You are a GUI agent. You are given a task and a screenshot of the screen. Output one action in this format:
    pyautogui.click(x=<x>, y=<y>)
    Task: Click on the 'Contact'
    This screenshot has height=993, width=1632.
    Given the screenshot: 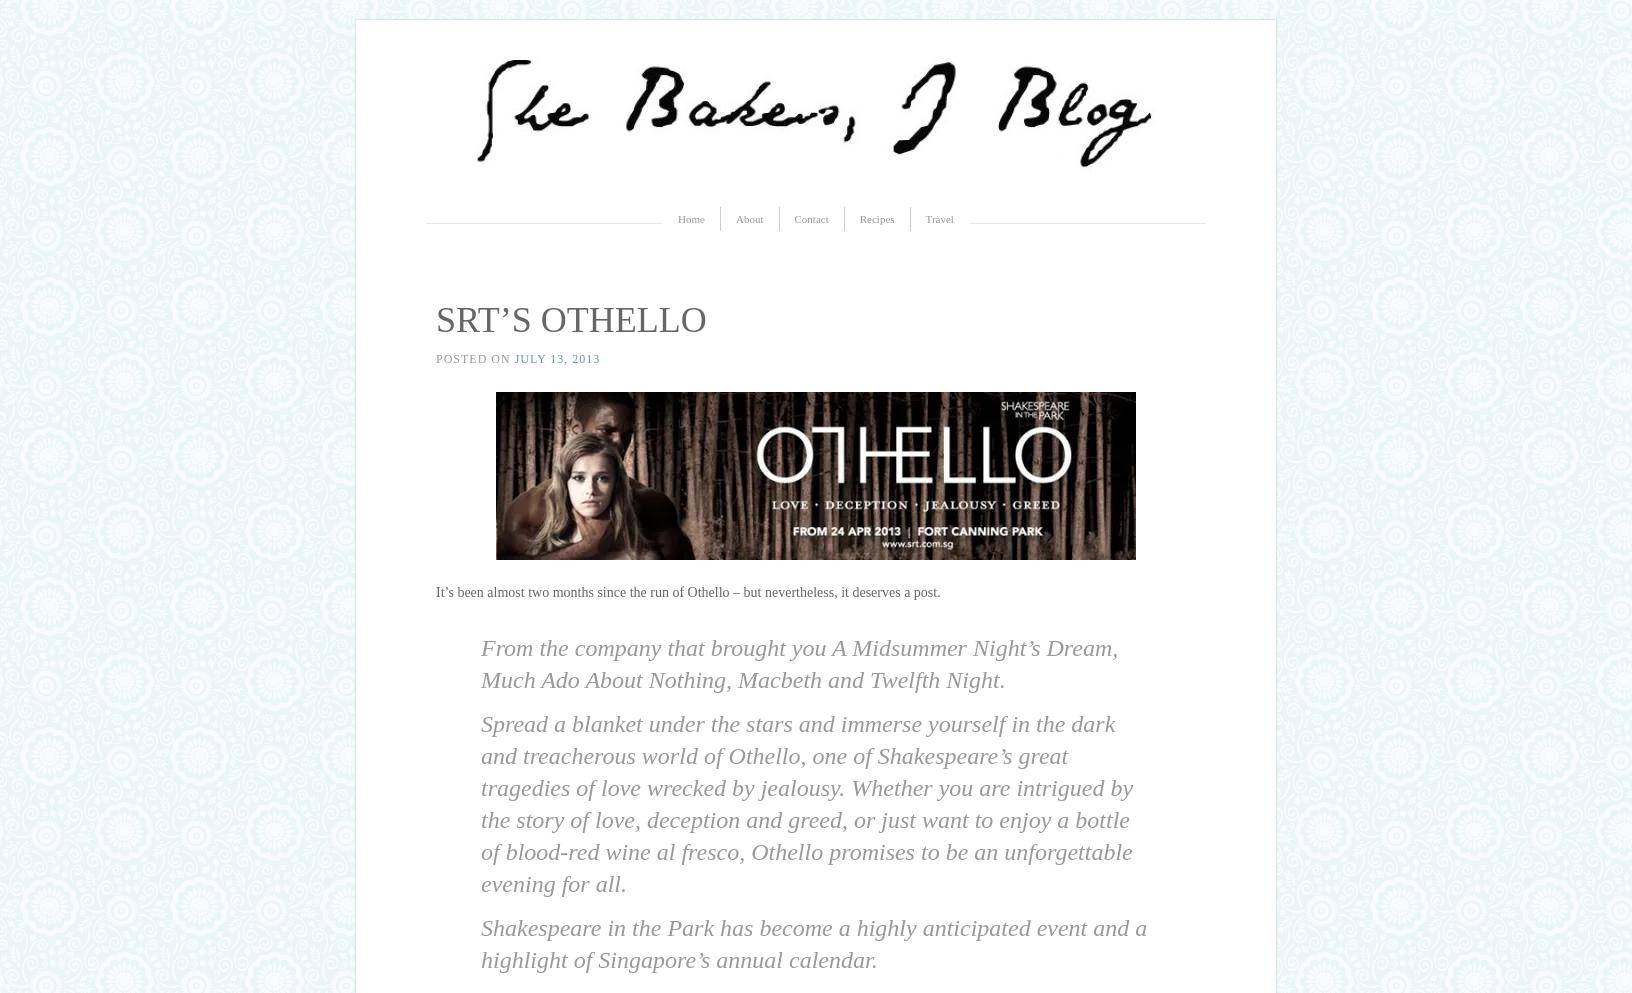 What is the action you would take?
    pyautogui.click(x=810, y=218)
    